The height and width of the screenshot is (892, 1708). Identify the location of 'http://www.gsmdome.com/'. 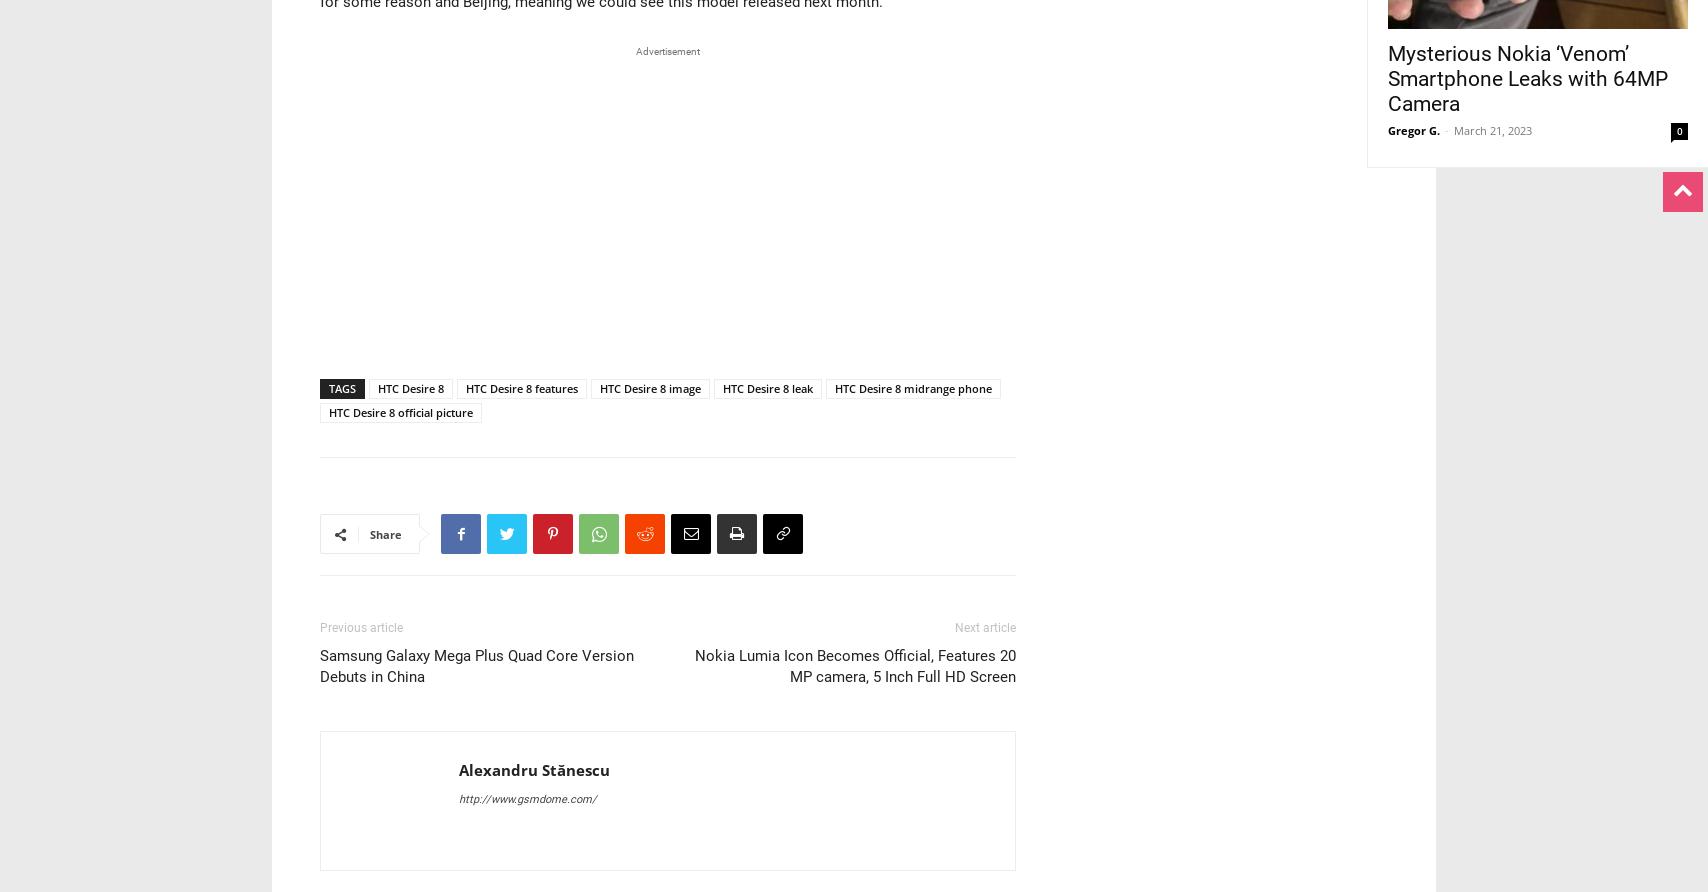
(527, 798).